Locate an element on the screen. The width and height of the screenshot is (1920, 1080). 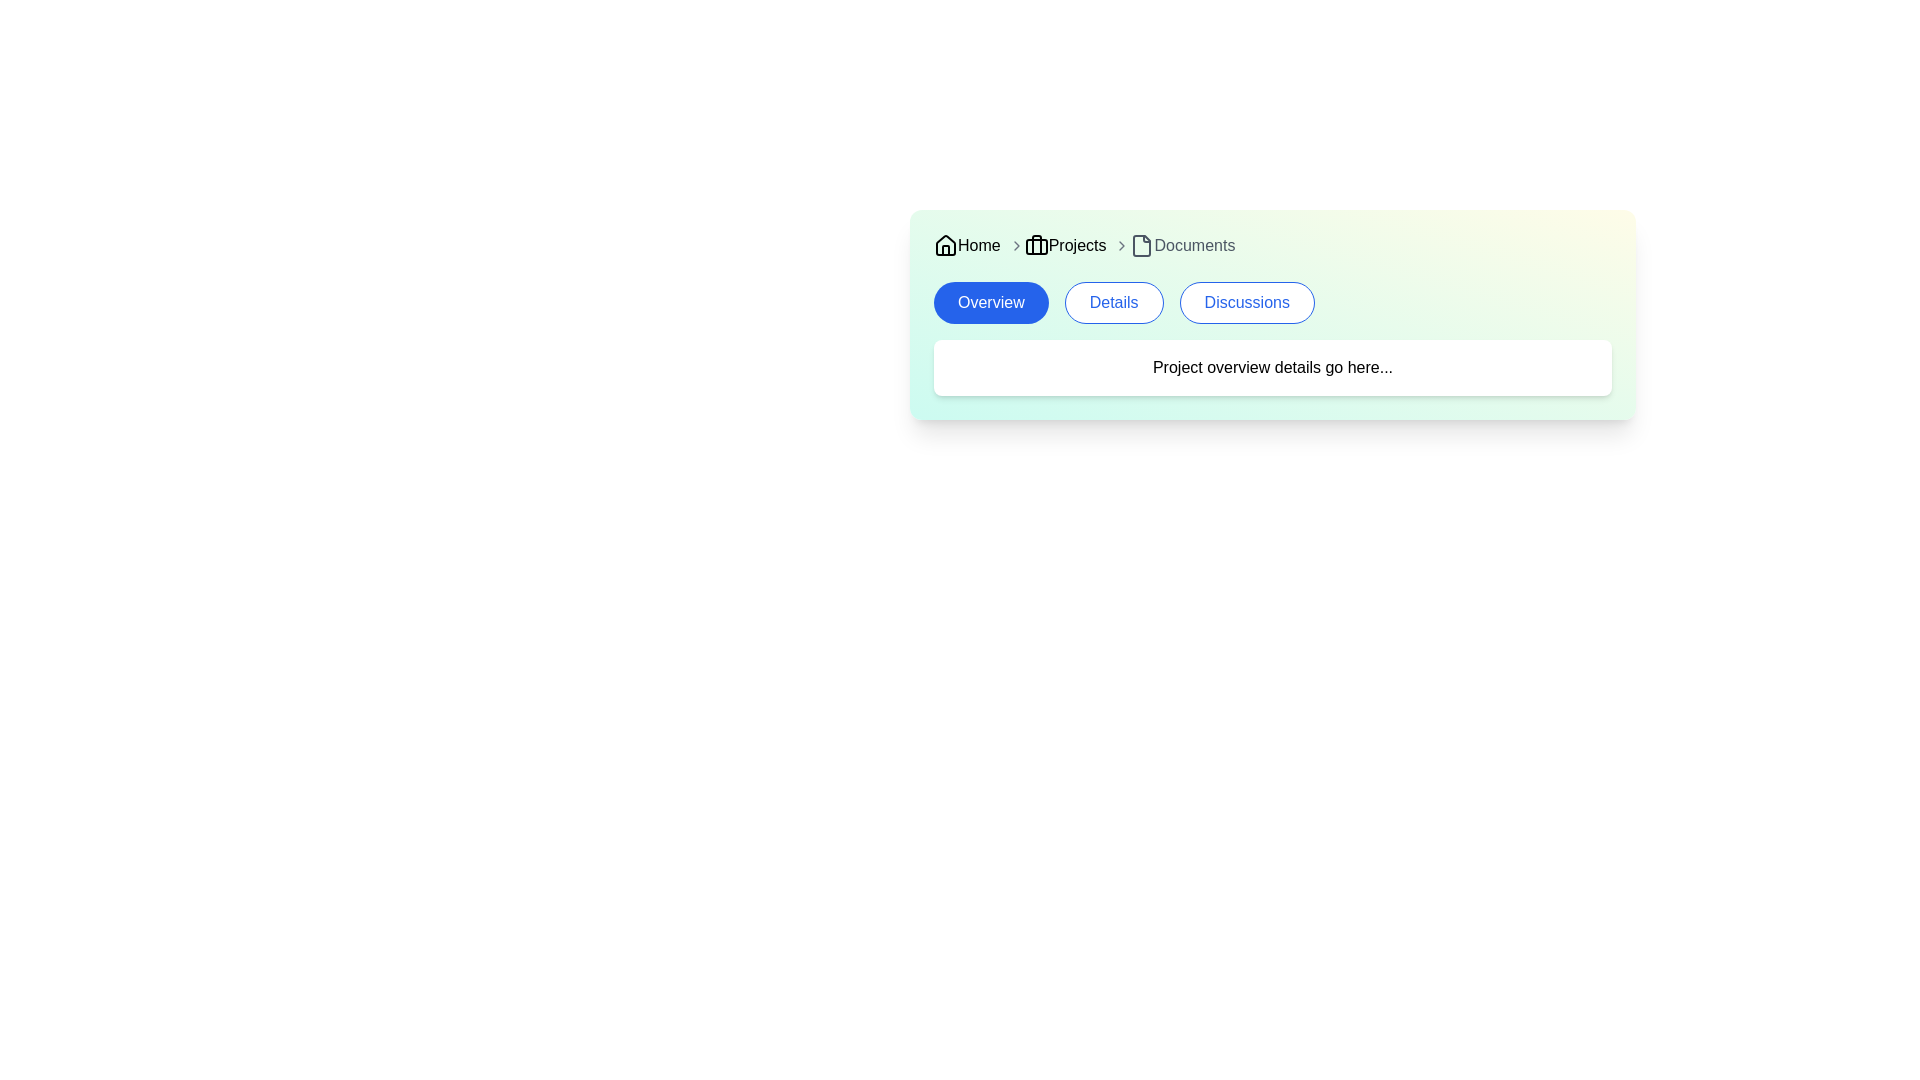
the home navigation icon in the breadcrumb navigation bar is located at coordinates (944, 244).